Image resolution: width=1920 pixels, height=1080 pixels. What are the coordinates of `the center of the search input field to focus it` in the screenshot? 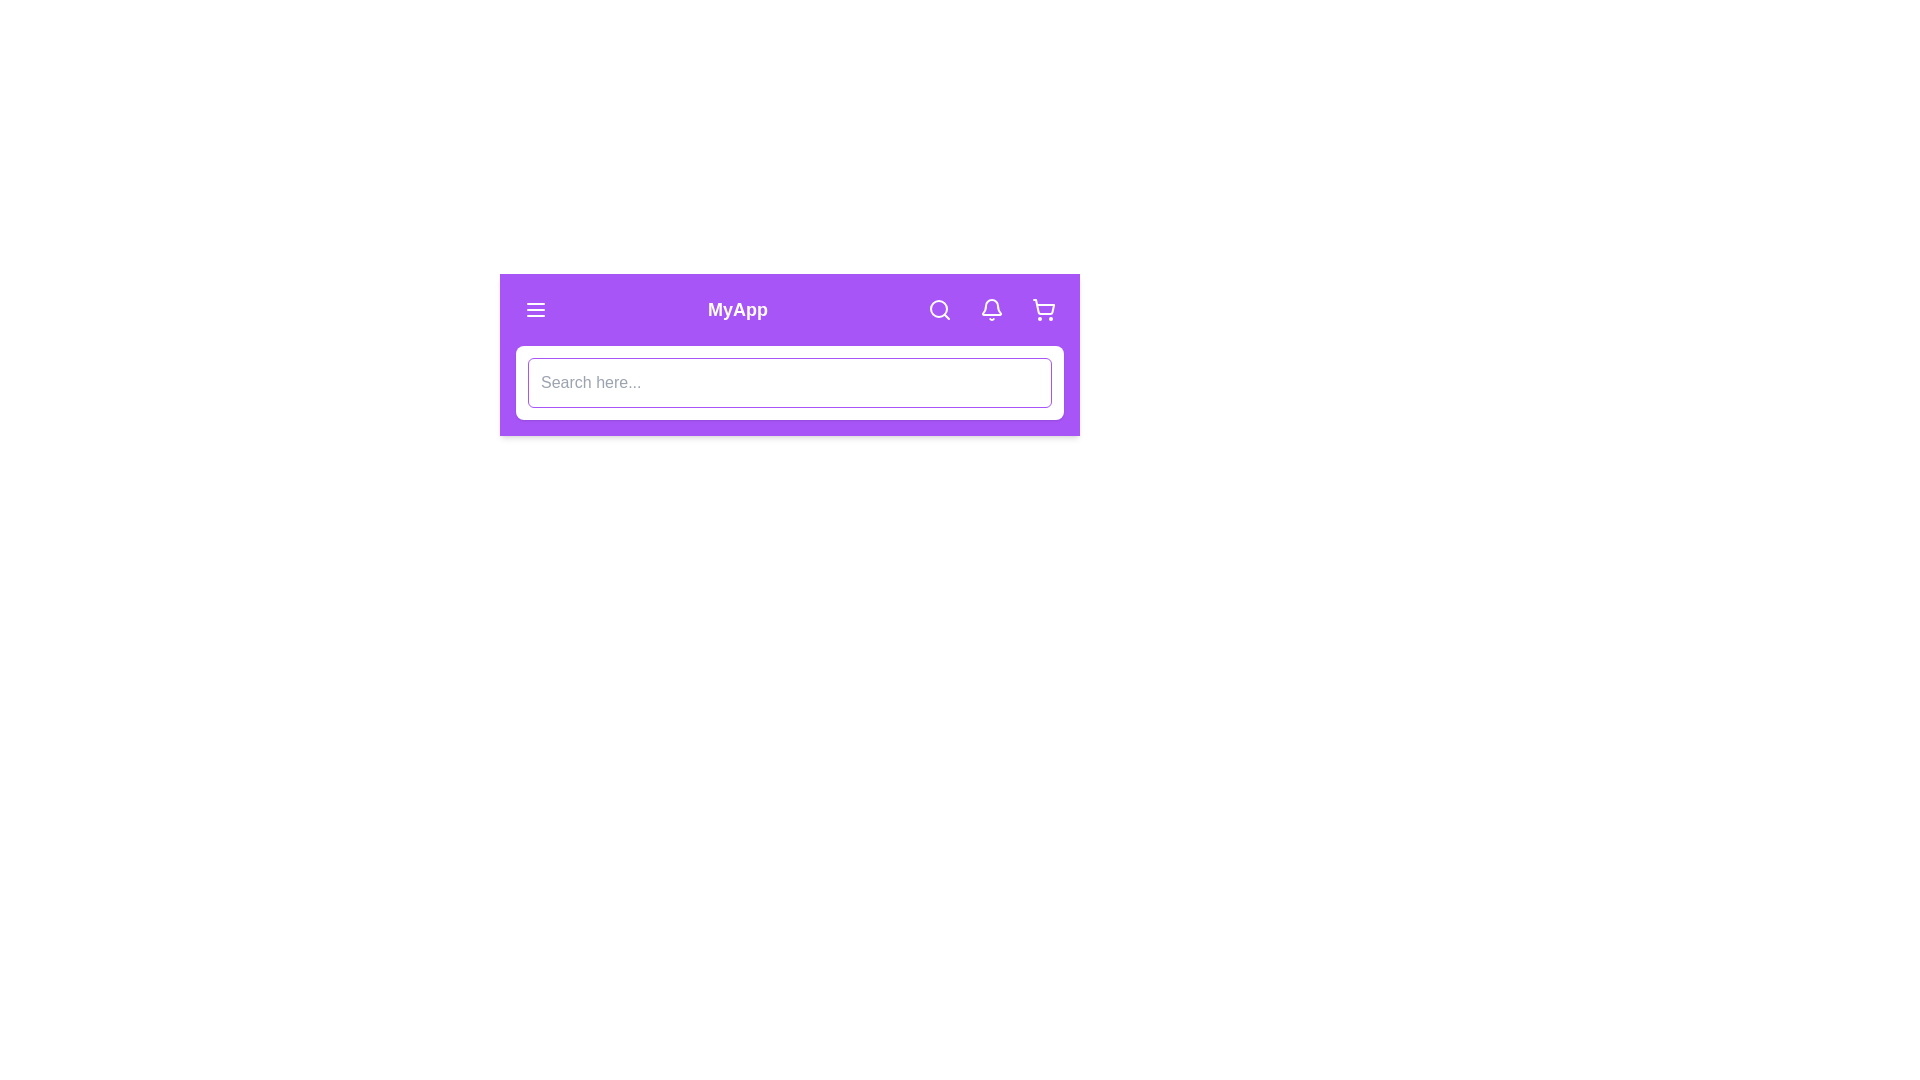 It's located at (789, 382).